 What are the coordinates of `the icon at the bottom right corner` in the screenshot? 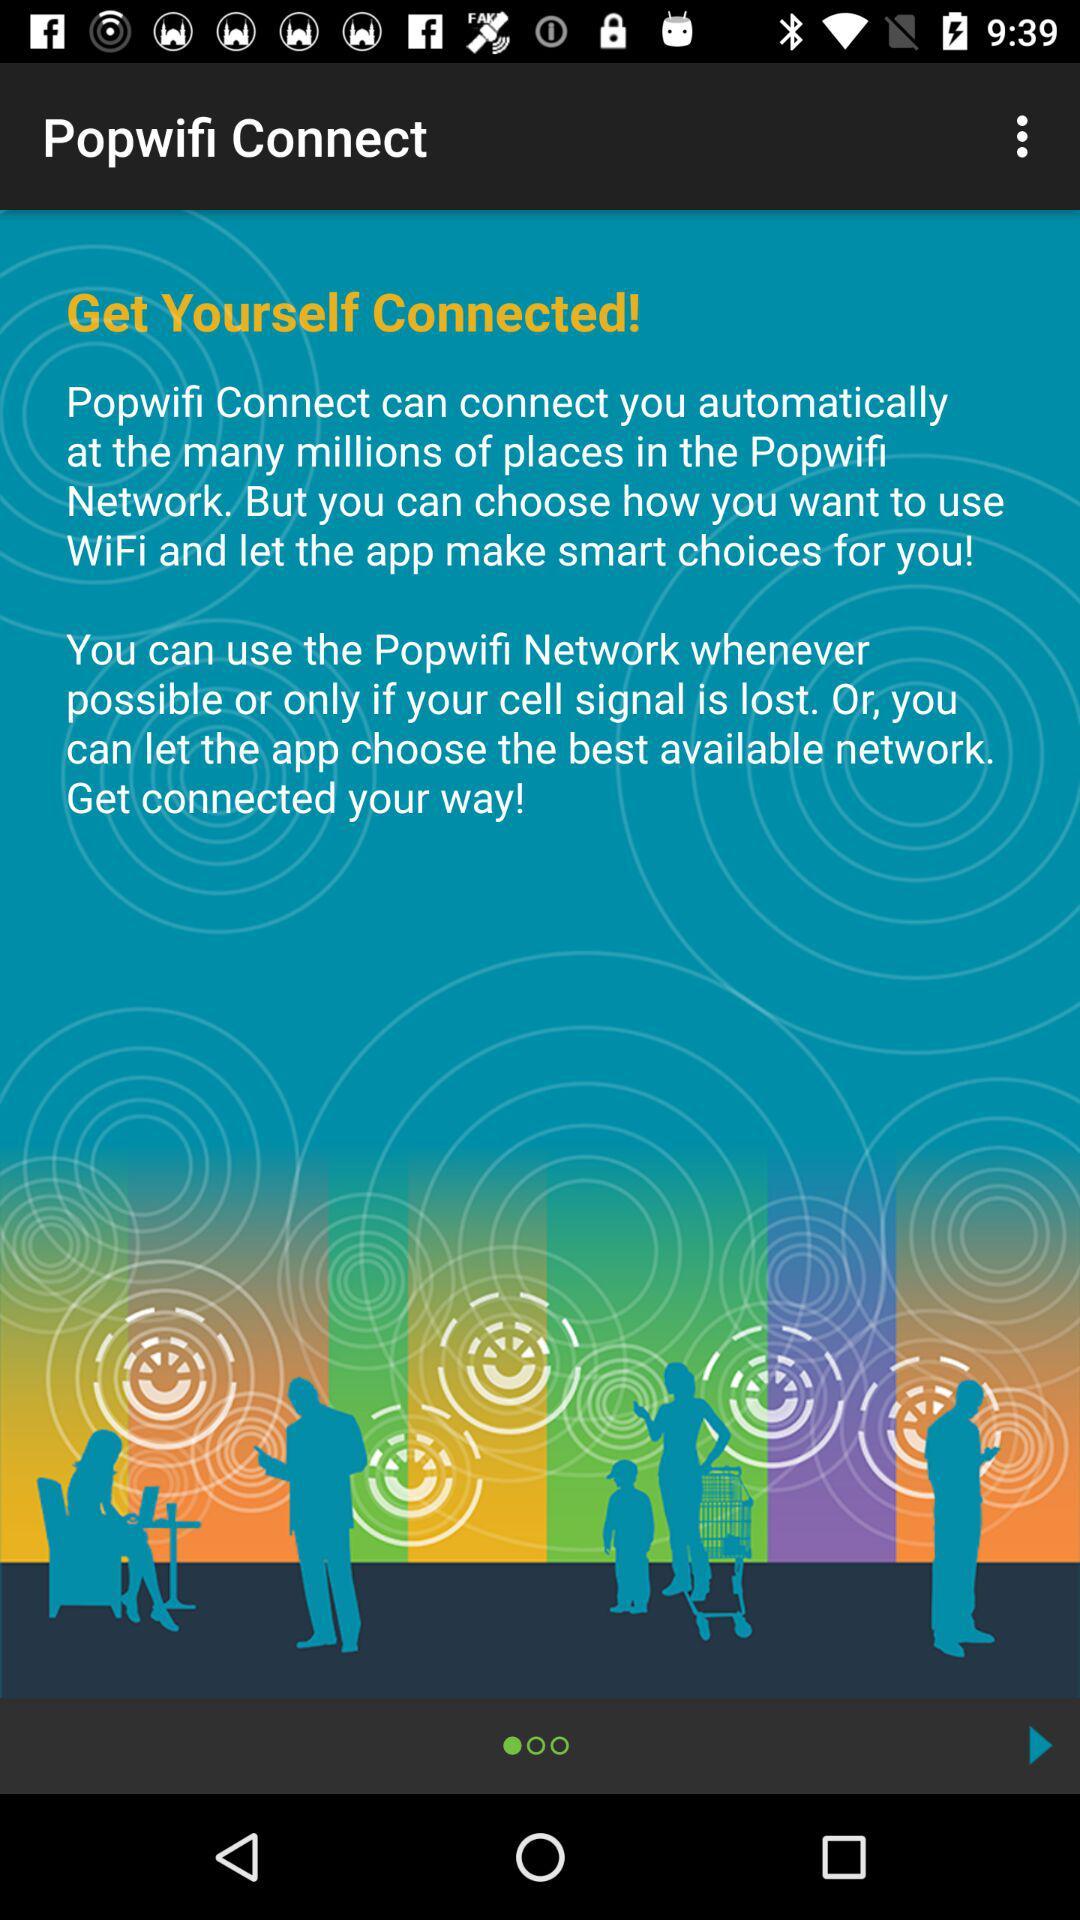 It's located at (1039, 1744).